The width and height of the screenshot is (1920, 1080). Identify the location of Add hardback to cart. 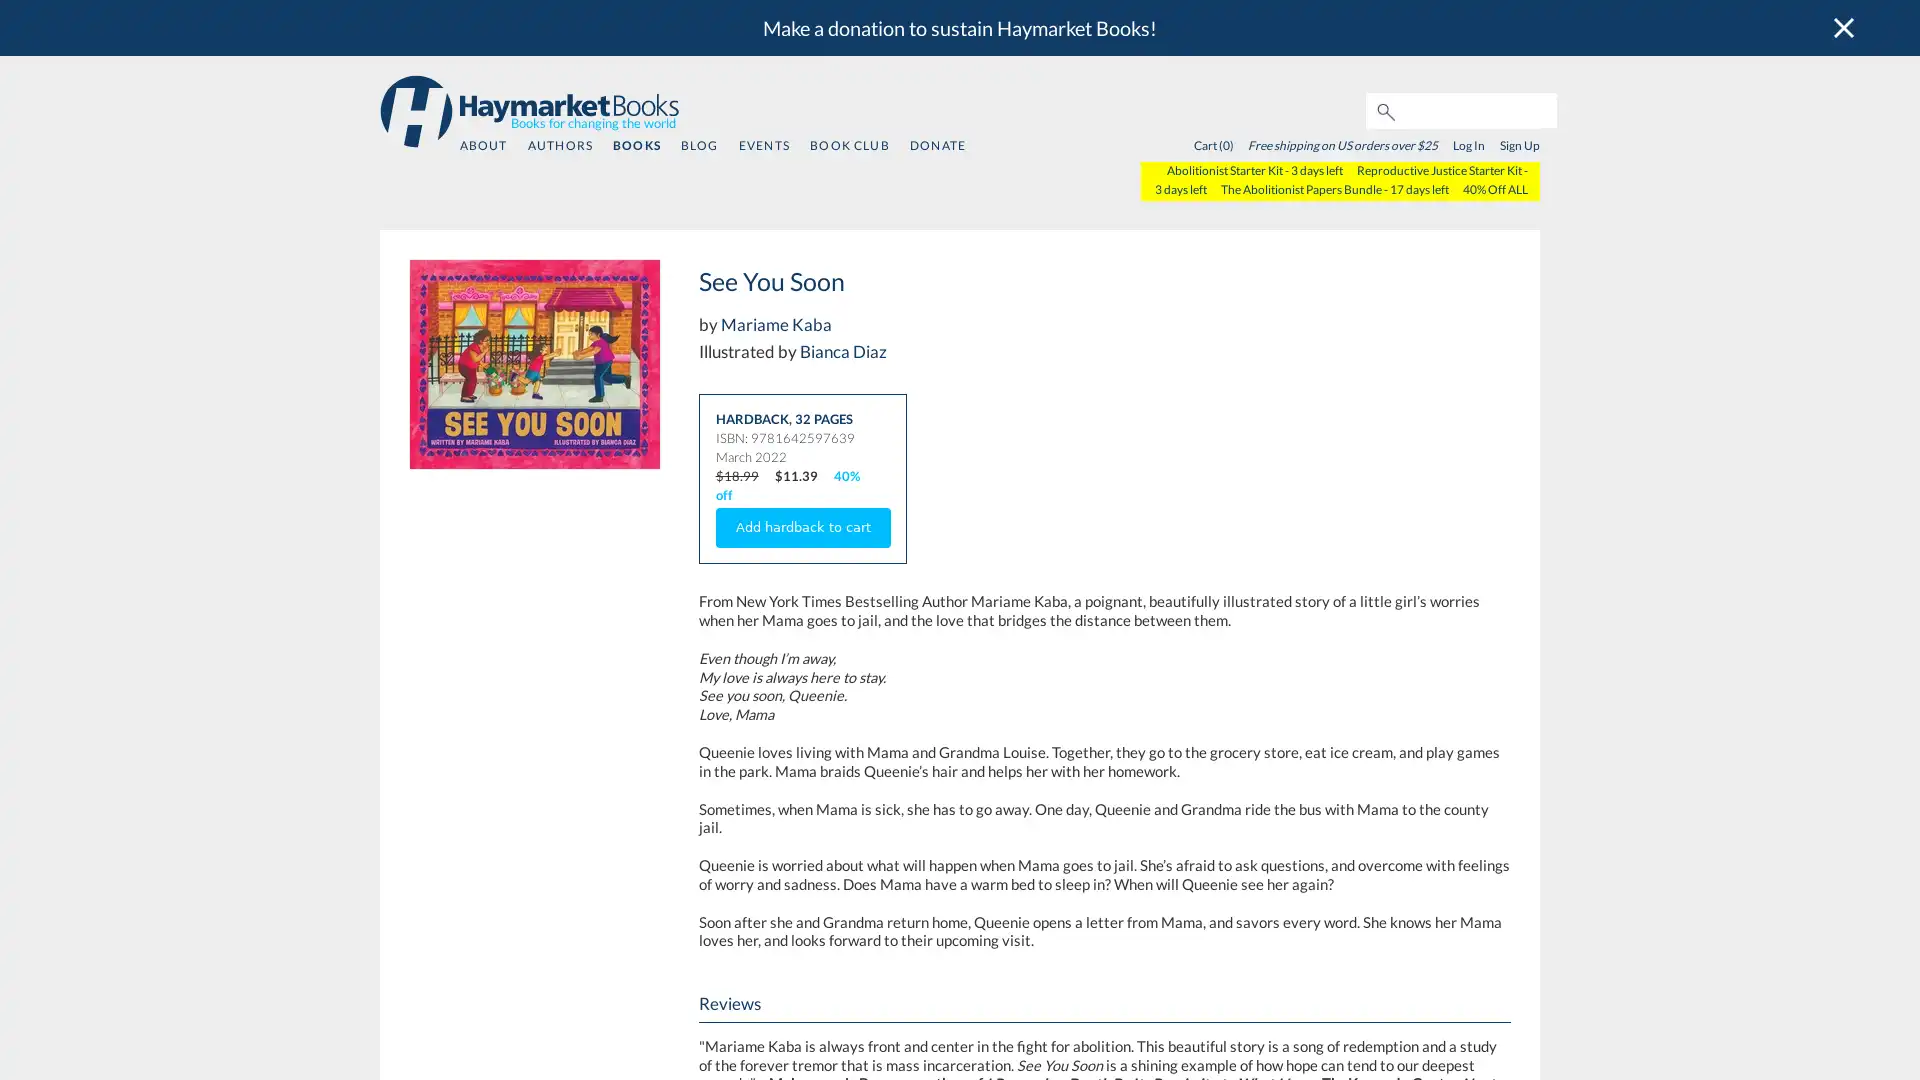
(802, 526).